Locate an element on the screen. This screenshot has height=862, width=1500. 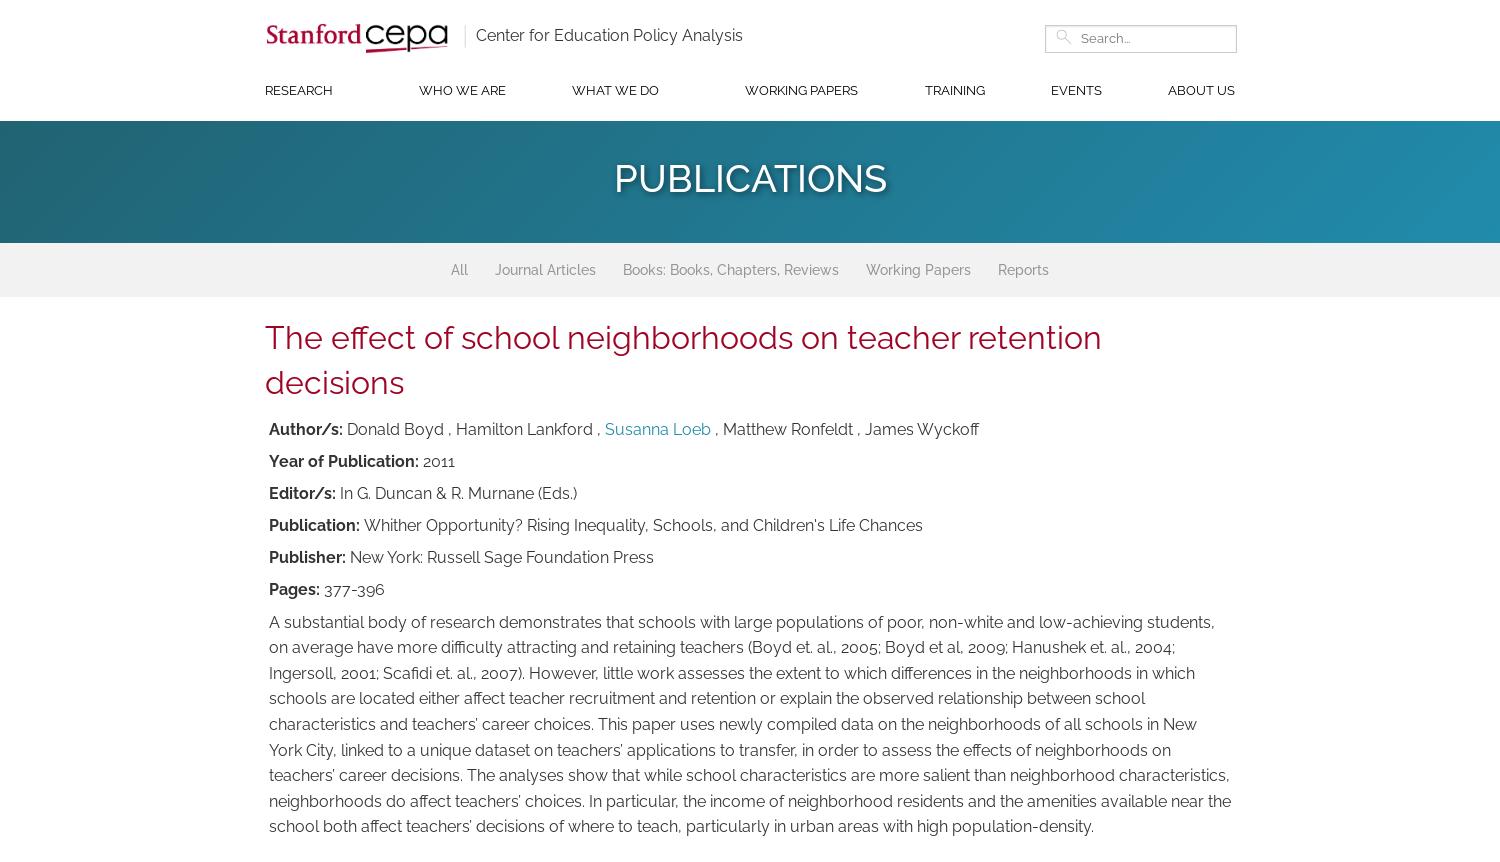
'New York: Russell Sage Foundation Press' is located at coordinates (502, 555).